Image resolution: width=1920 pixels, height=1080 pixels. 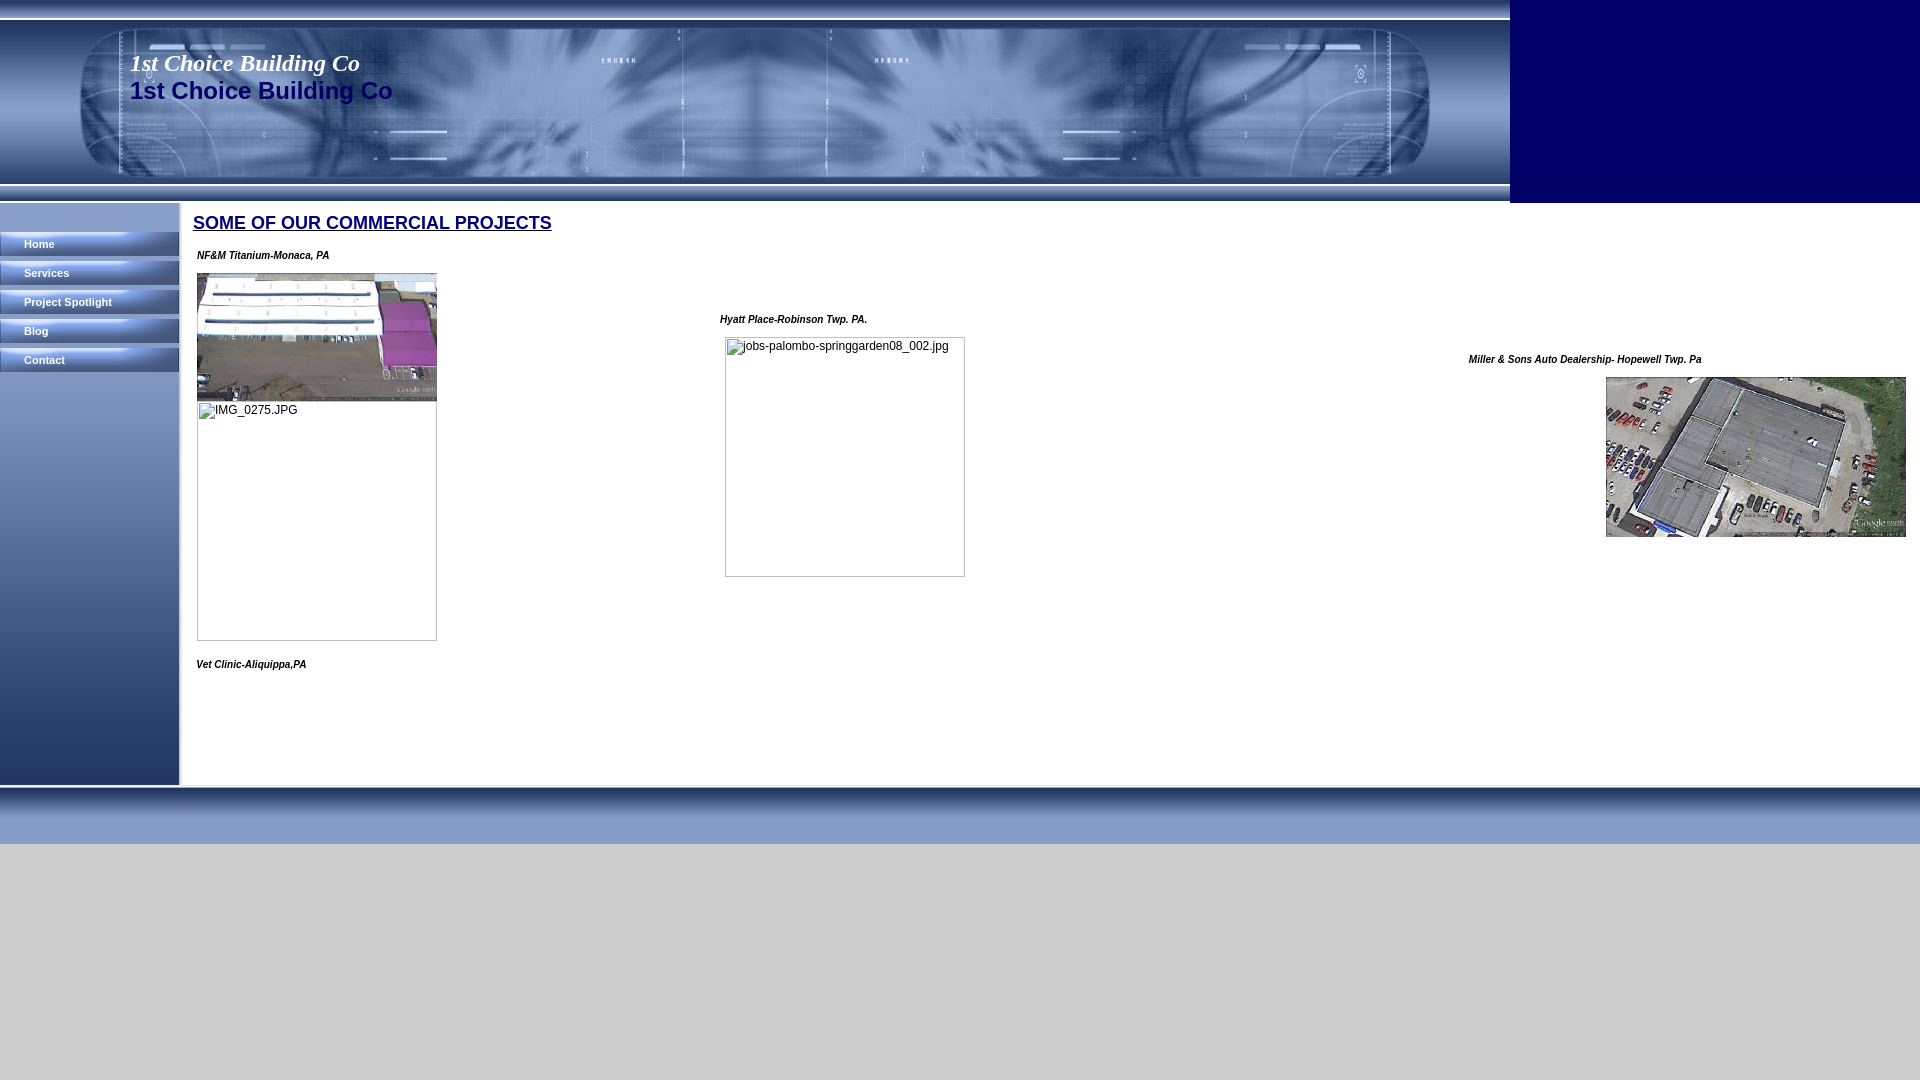 What do you see at coordinates (90, 273) in the screenshot?
I see `'Services'` at bounding box center [90, 273].